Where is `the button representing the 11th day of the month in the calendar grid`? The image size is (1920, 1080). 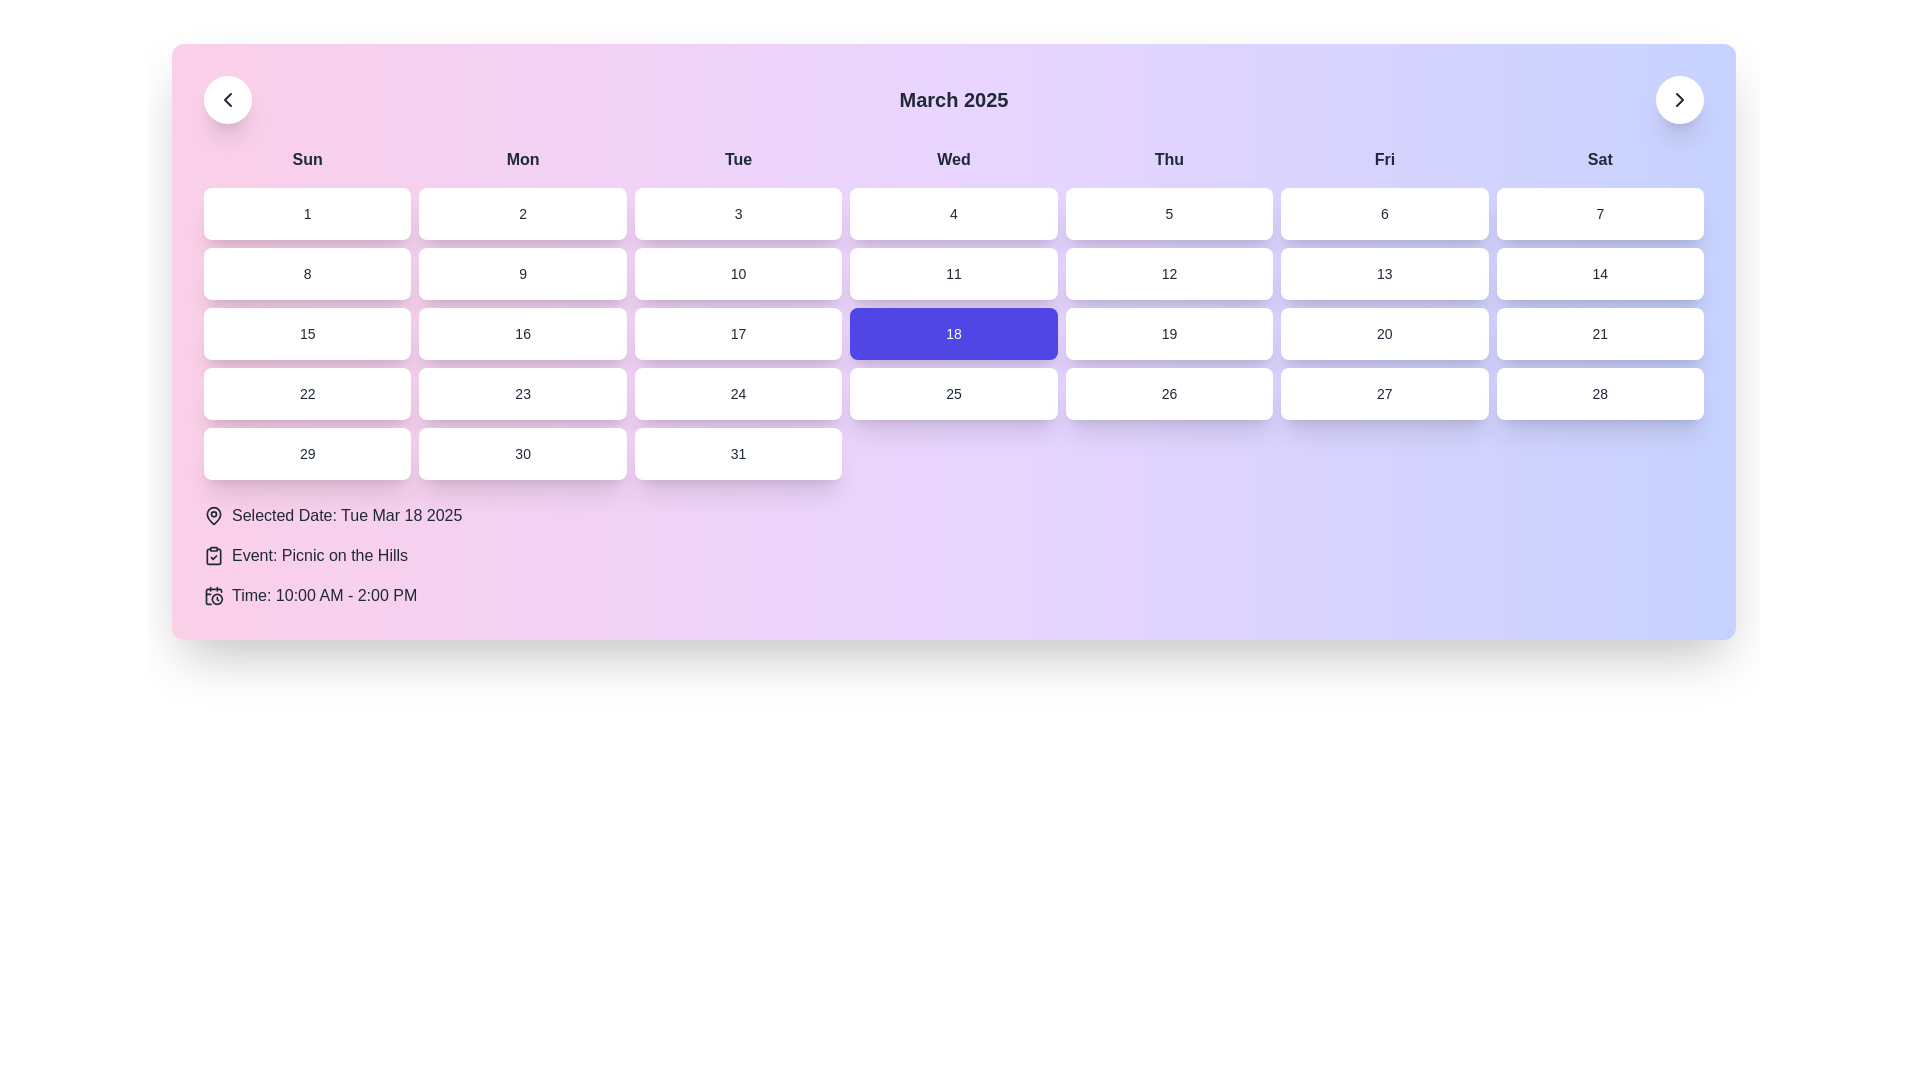
the button representing the 11th day of the month in the calendar grid is located at coordinates (953, 273).